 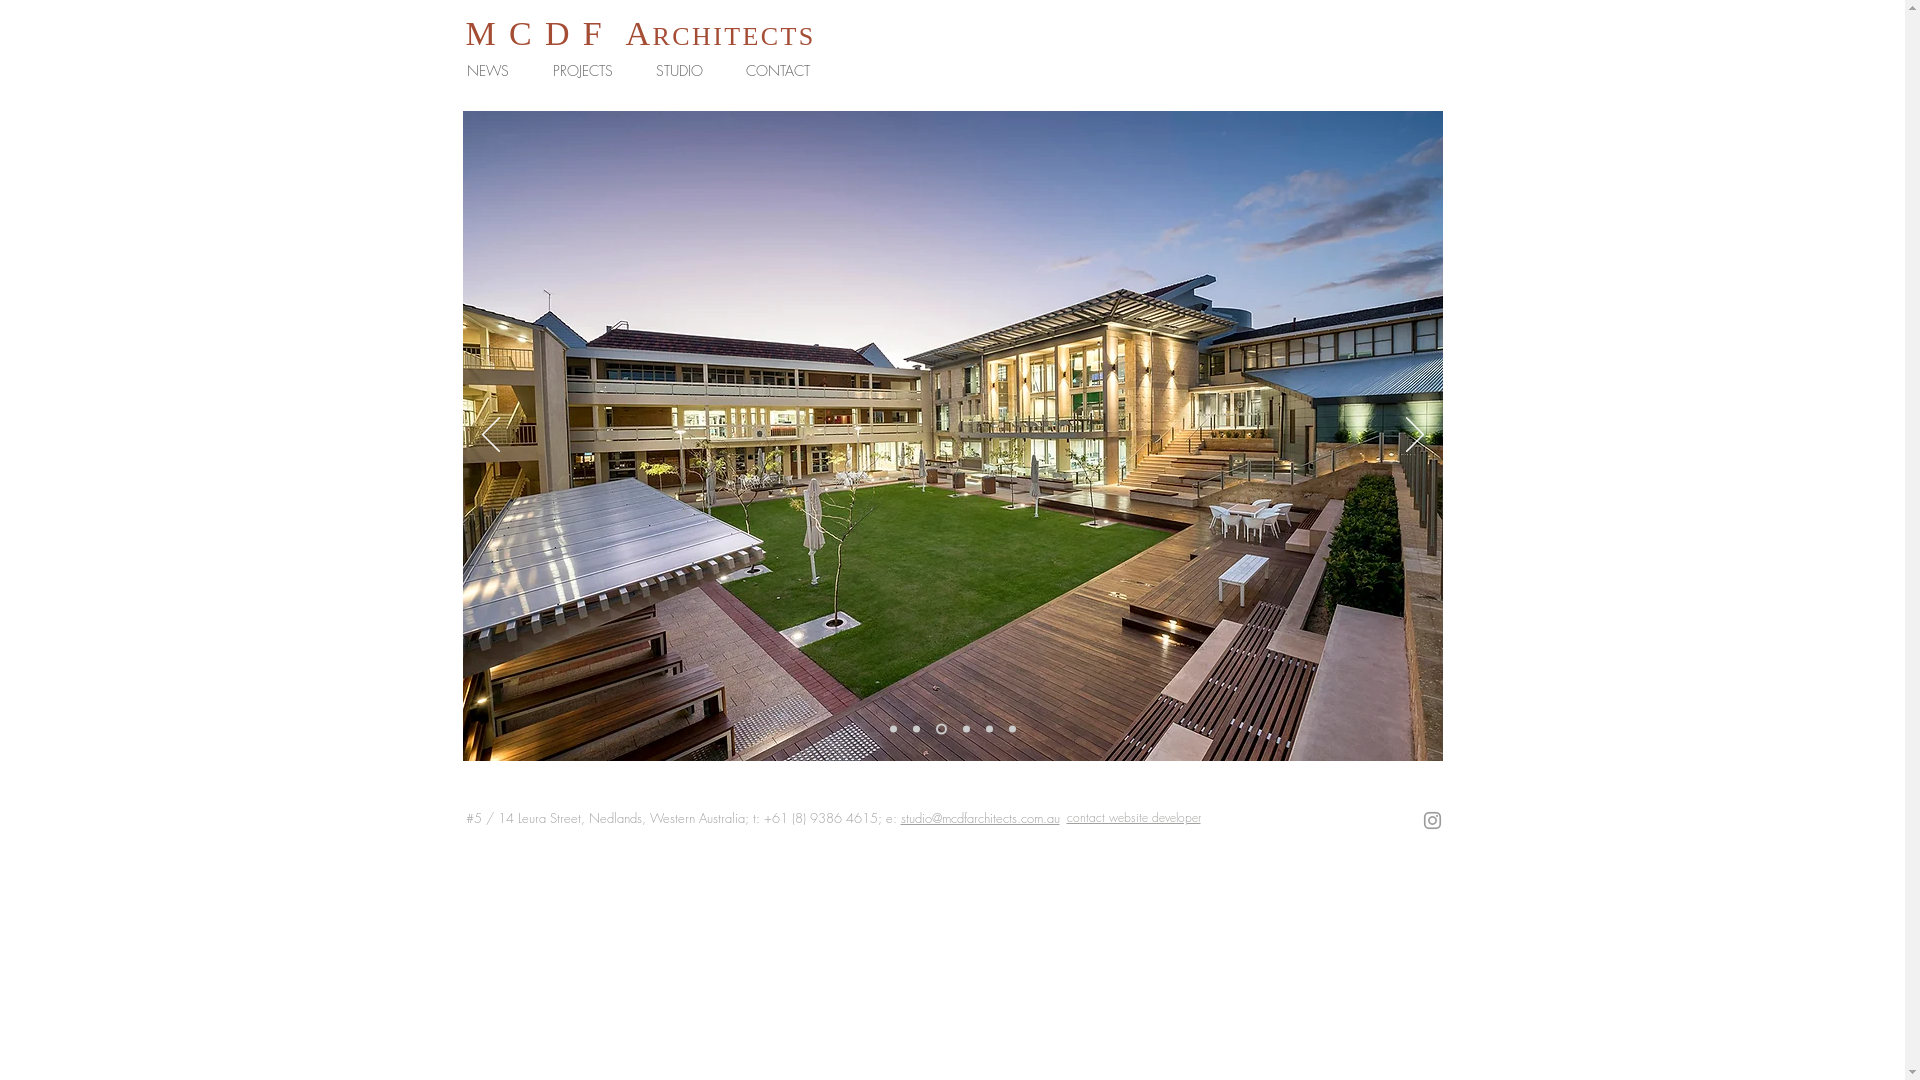 What do you see at coordinates (537, 69) in the screenshot?
I see `'PROJECTS'` at bounding box center [537, 69].